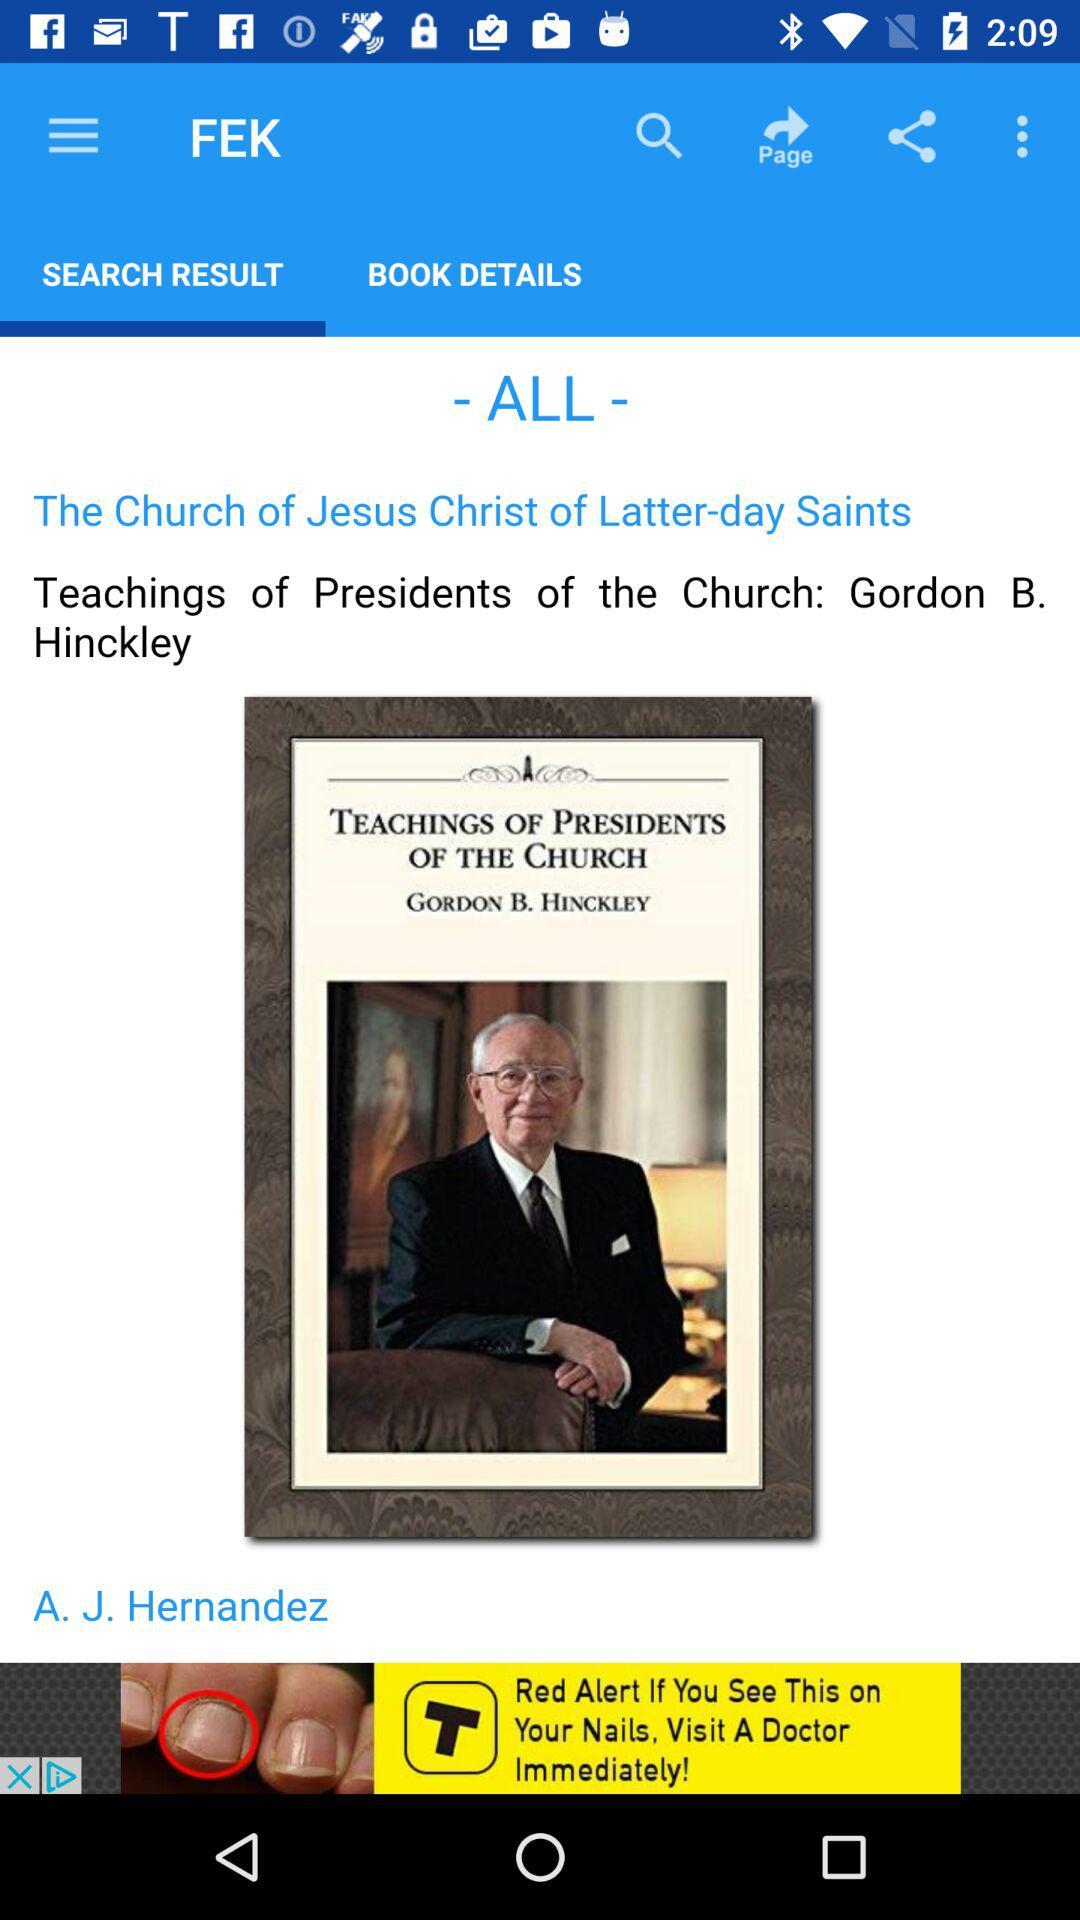  I want to click on the share icon, so click(911, 135).